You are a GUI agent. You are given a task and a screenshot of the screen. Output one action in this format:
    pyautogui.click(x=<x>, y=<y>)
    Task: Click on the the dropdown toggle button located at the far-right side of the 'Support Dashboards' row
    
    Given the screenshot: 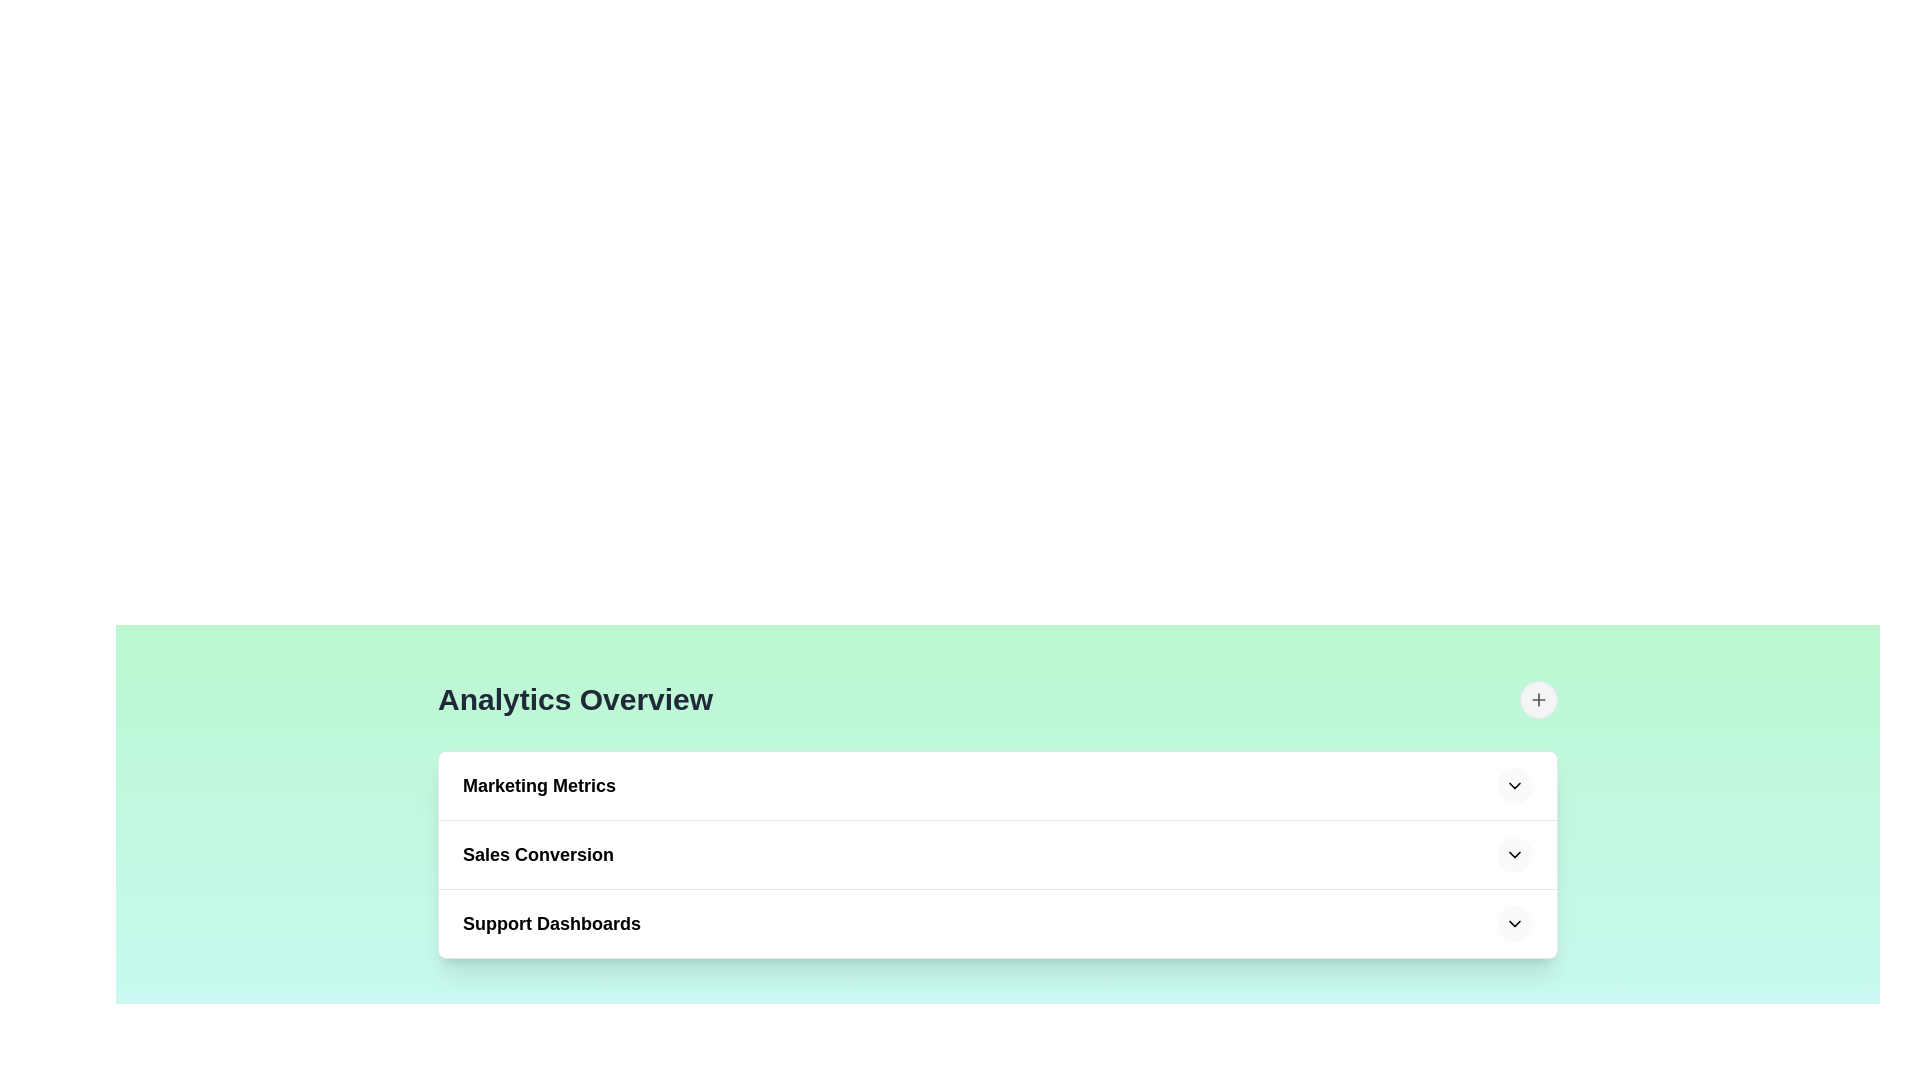 What is the action you would take?
    pyautogui.click(x=1515, y=924)
    